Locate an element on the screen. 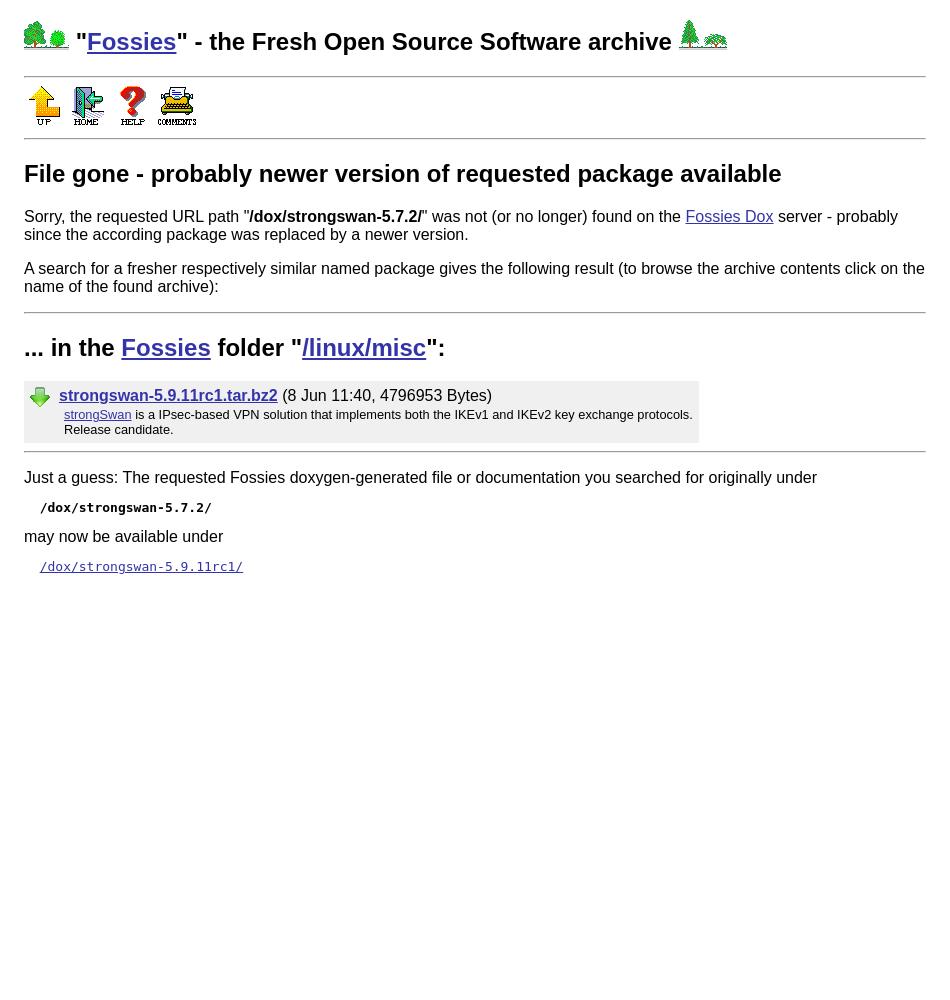 The image size is (950, 1000). '"' is located at coordinates (77, 40).